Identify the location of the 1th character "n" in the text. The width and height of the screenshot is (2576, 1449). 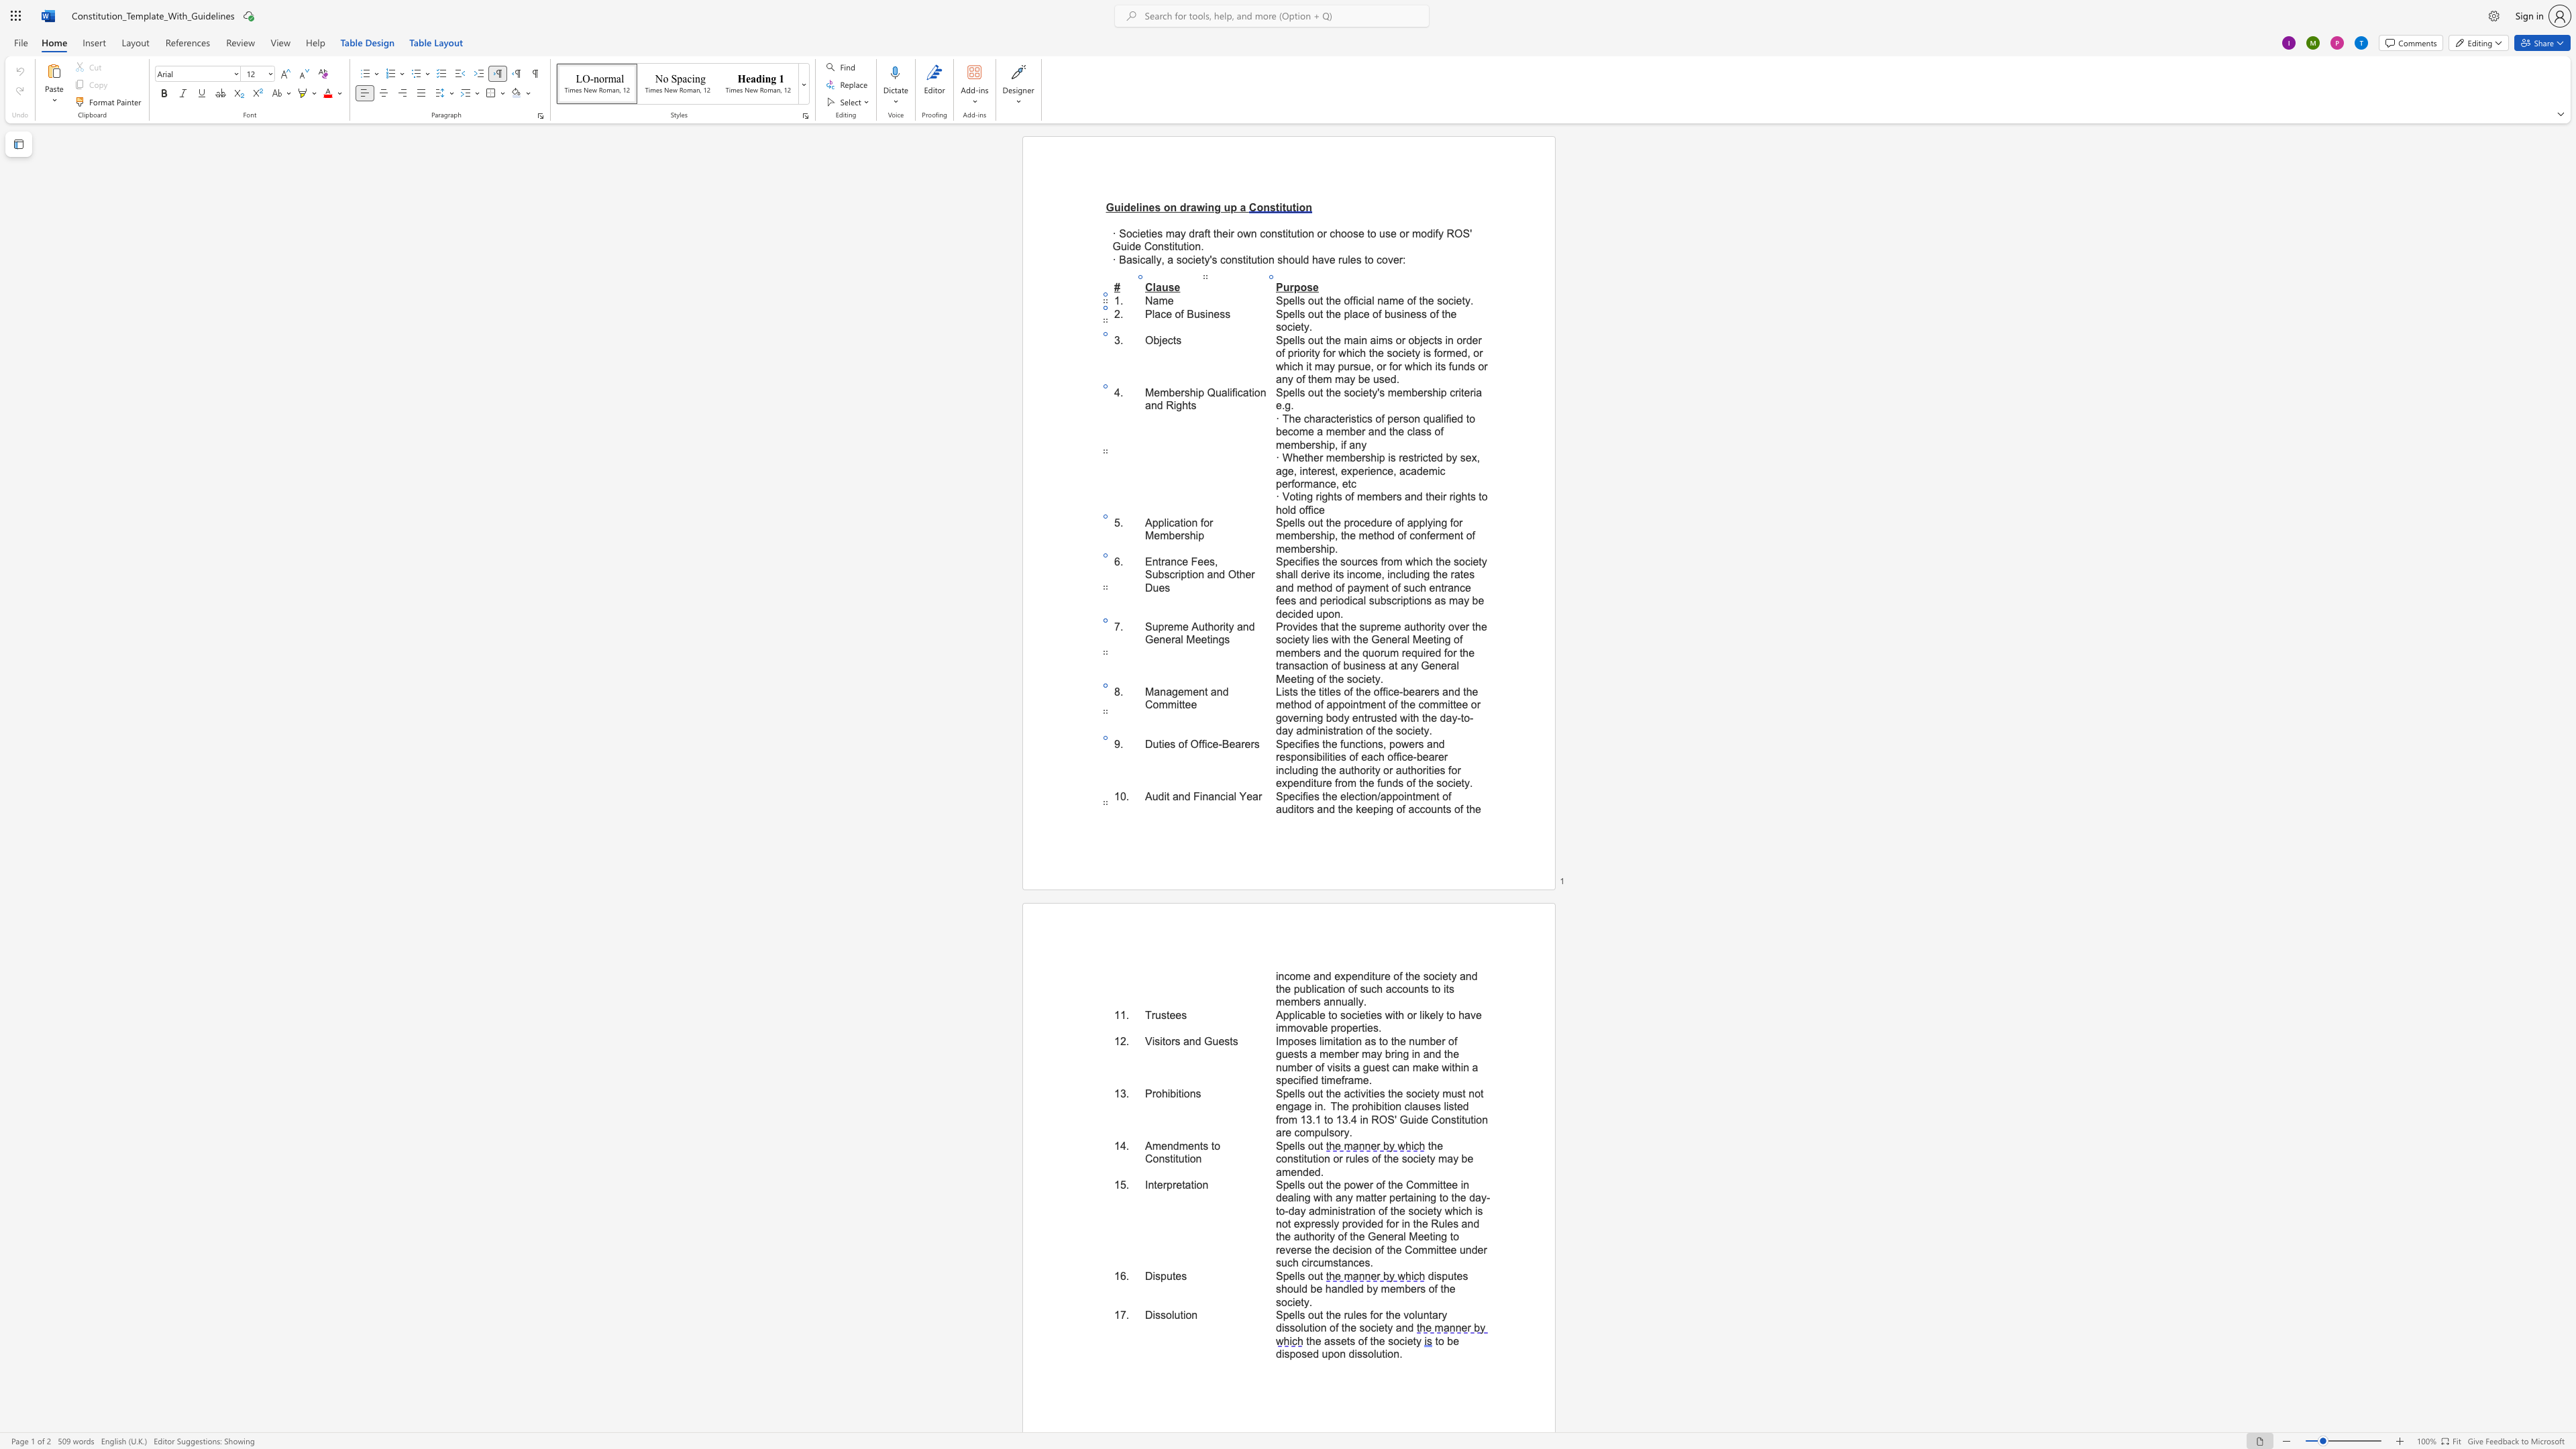
(1192, 1092).